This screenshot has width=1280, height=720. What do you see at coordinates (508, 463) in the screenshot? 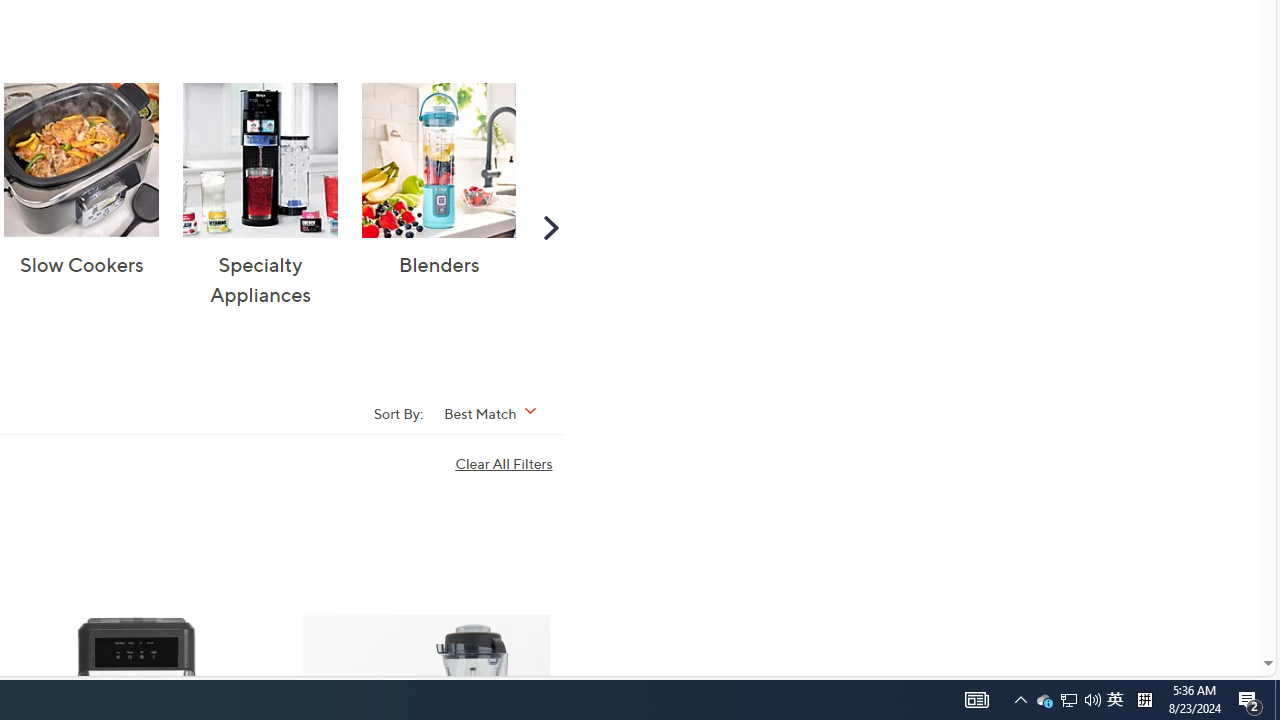
I see `'Clear All Filters'` at bounding box center [508, 463].